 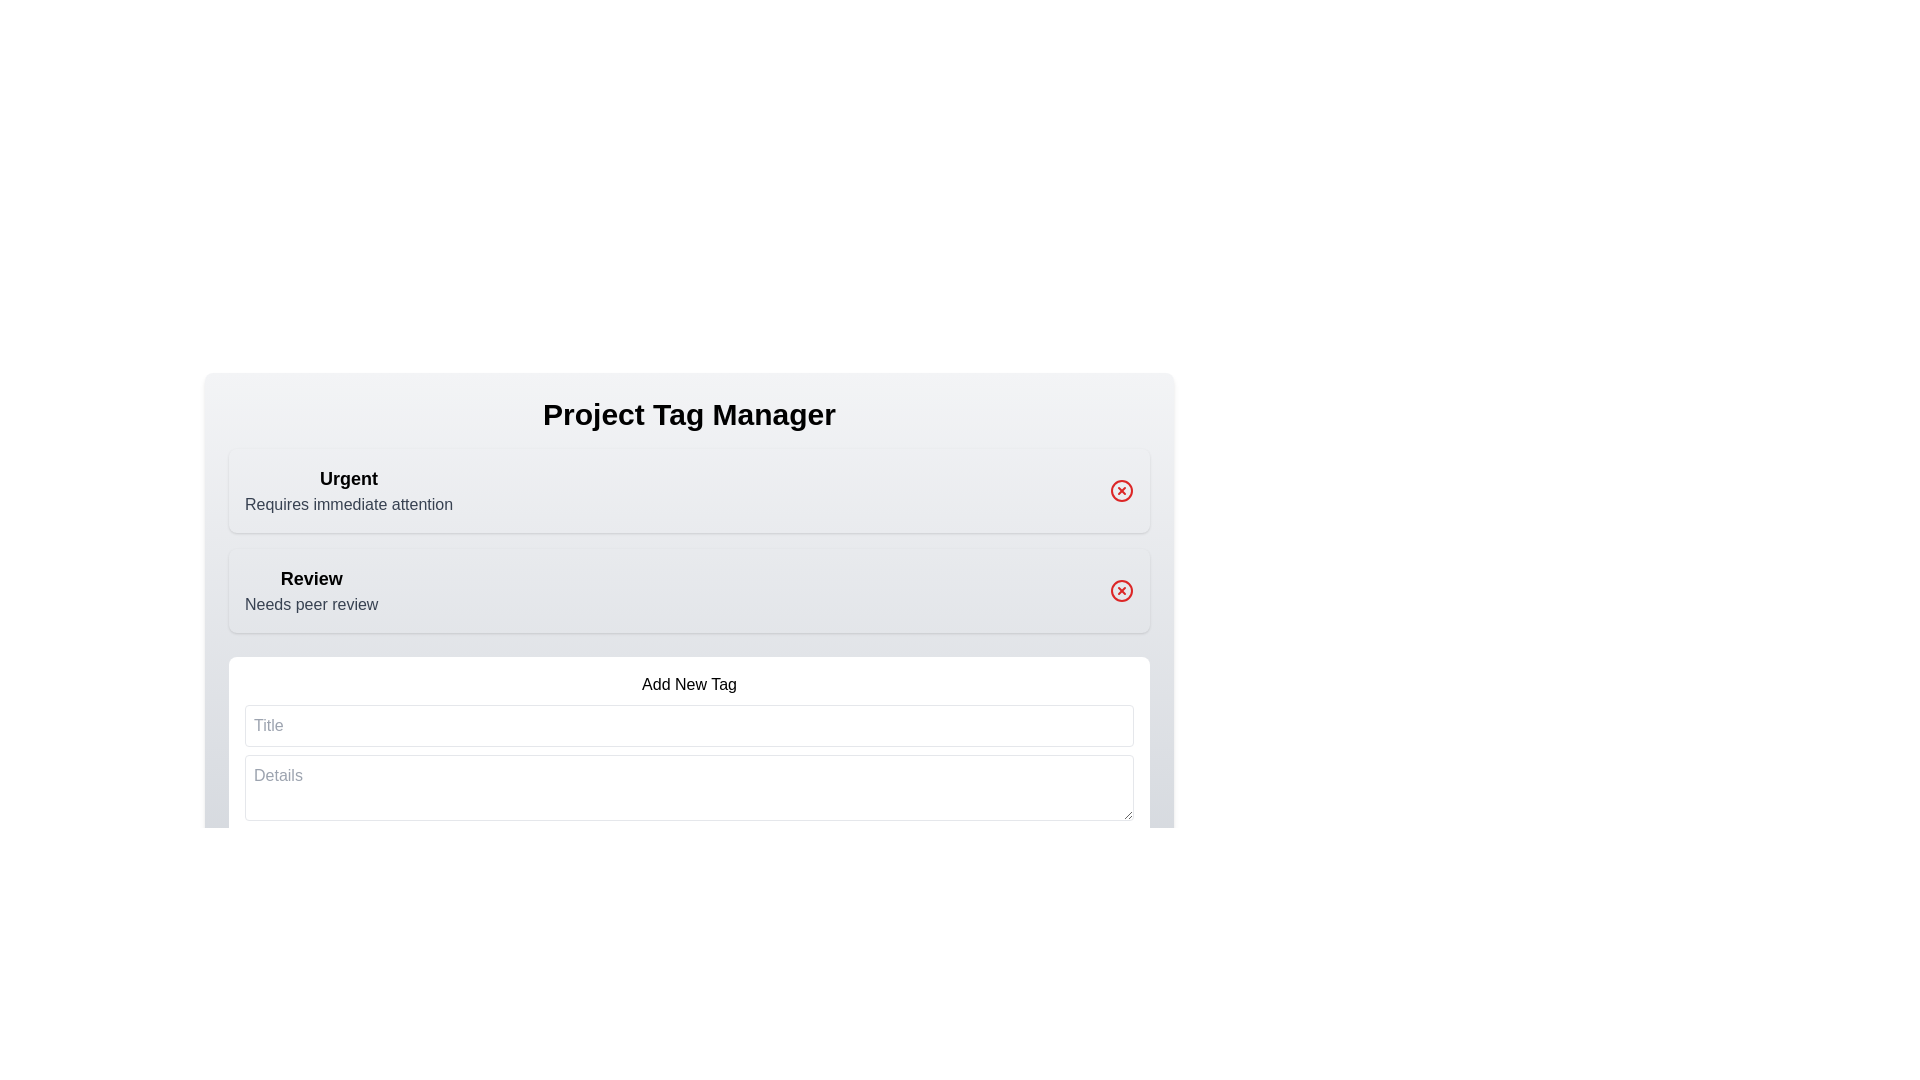 I want to click on the circular SVG graphical element styled with a border and no visible fill, located within the SVG structure below the 'Add New Tag' area, so click(x=272, y=863).